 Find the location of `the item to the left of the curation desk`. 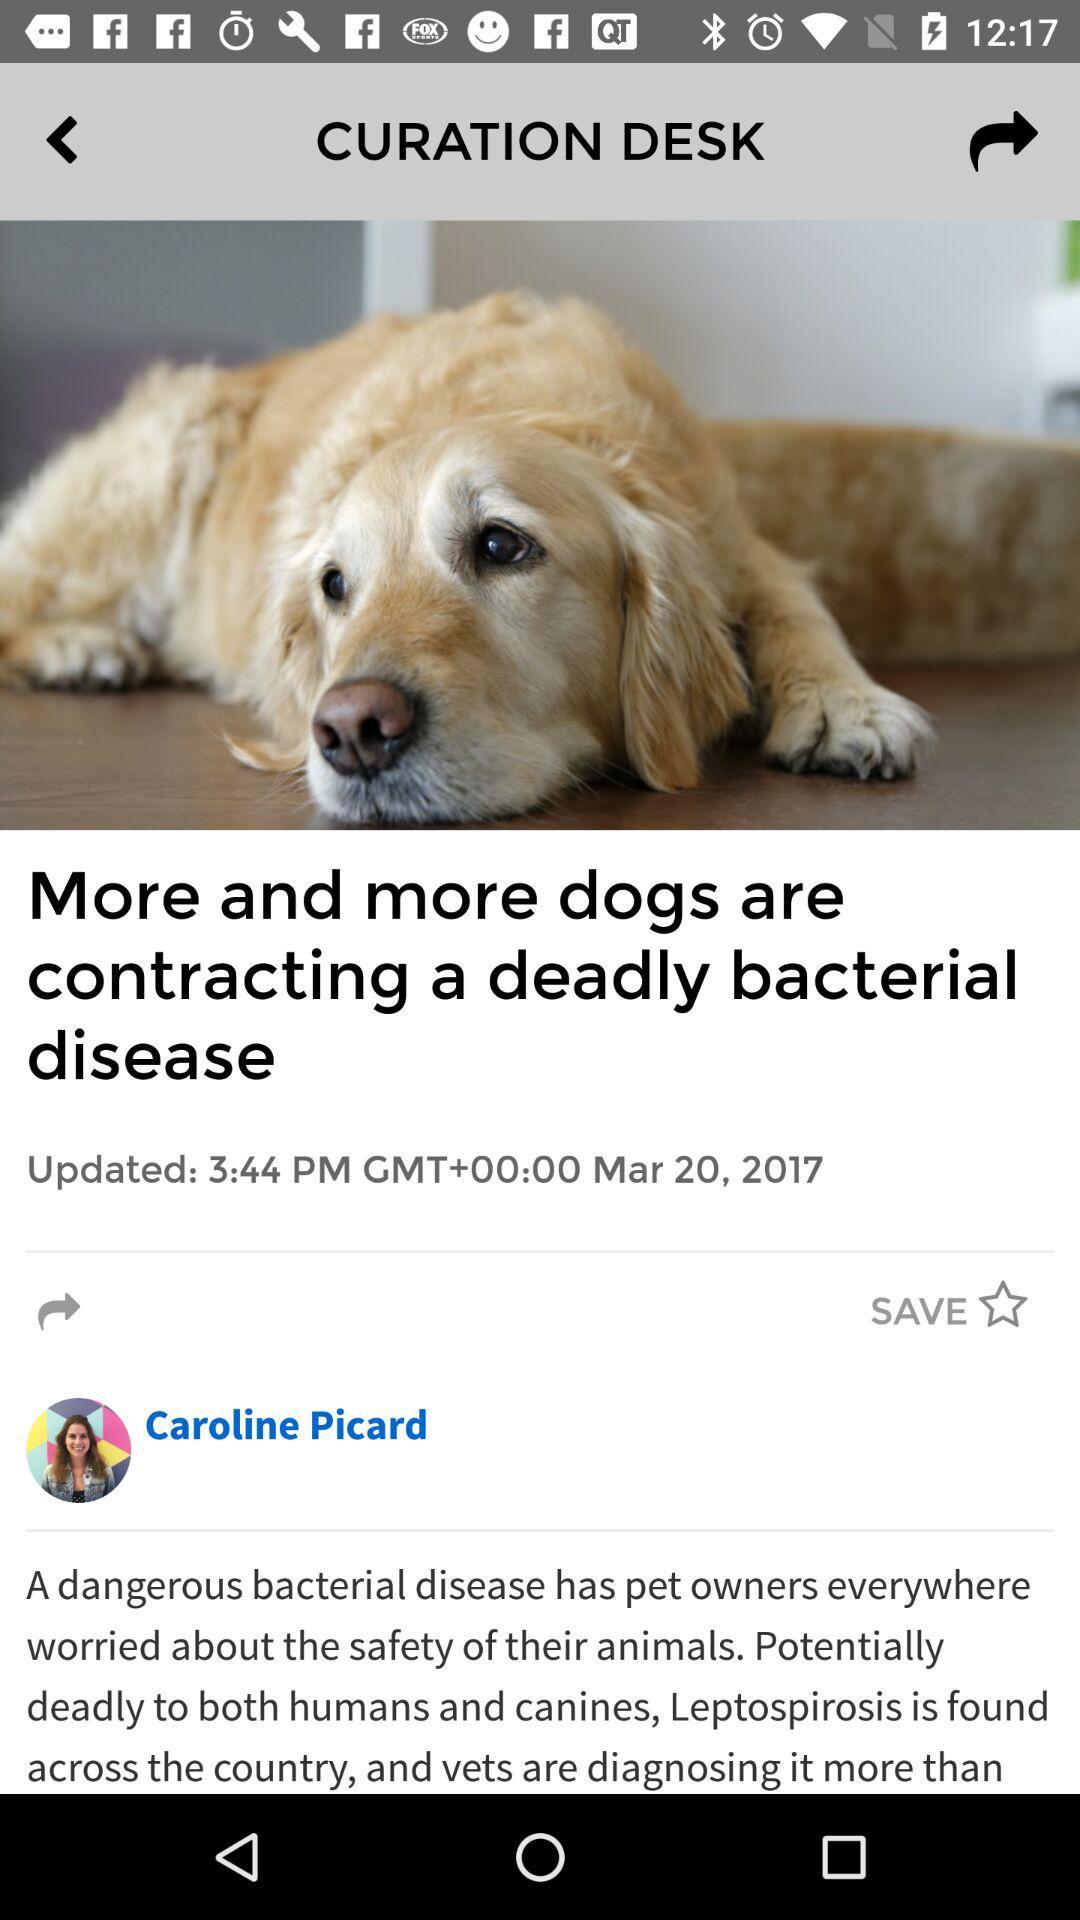

the item to the left of the curation desk is located at coordinates (107, 140).